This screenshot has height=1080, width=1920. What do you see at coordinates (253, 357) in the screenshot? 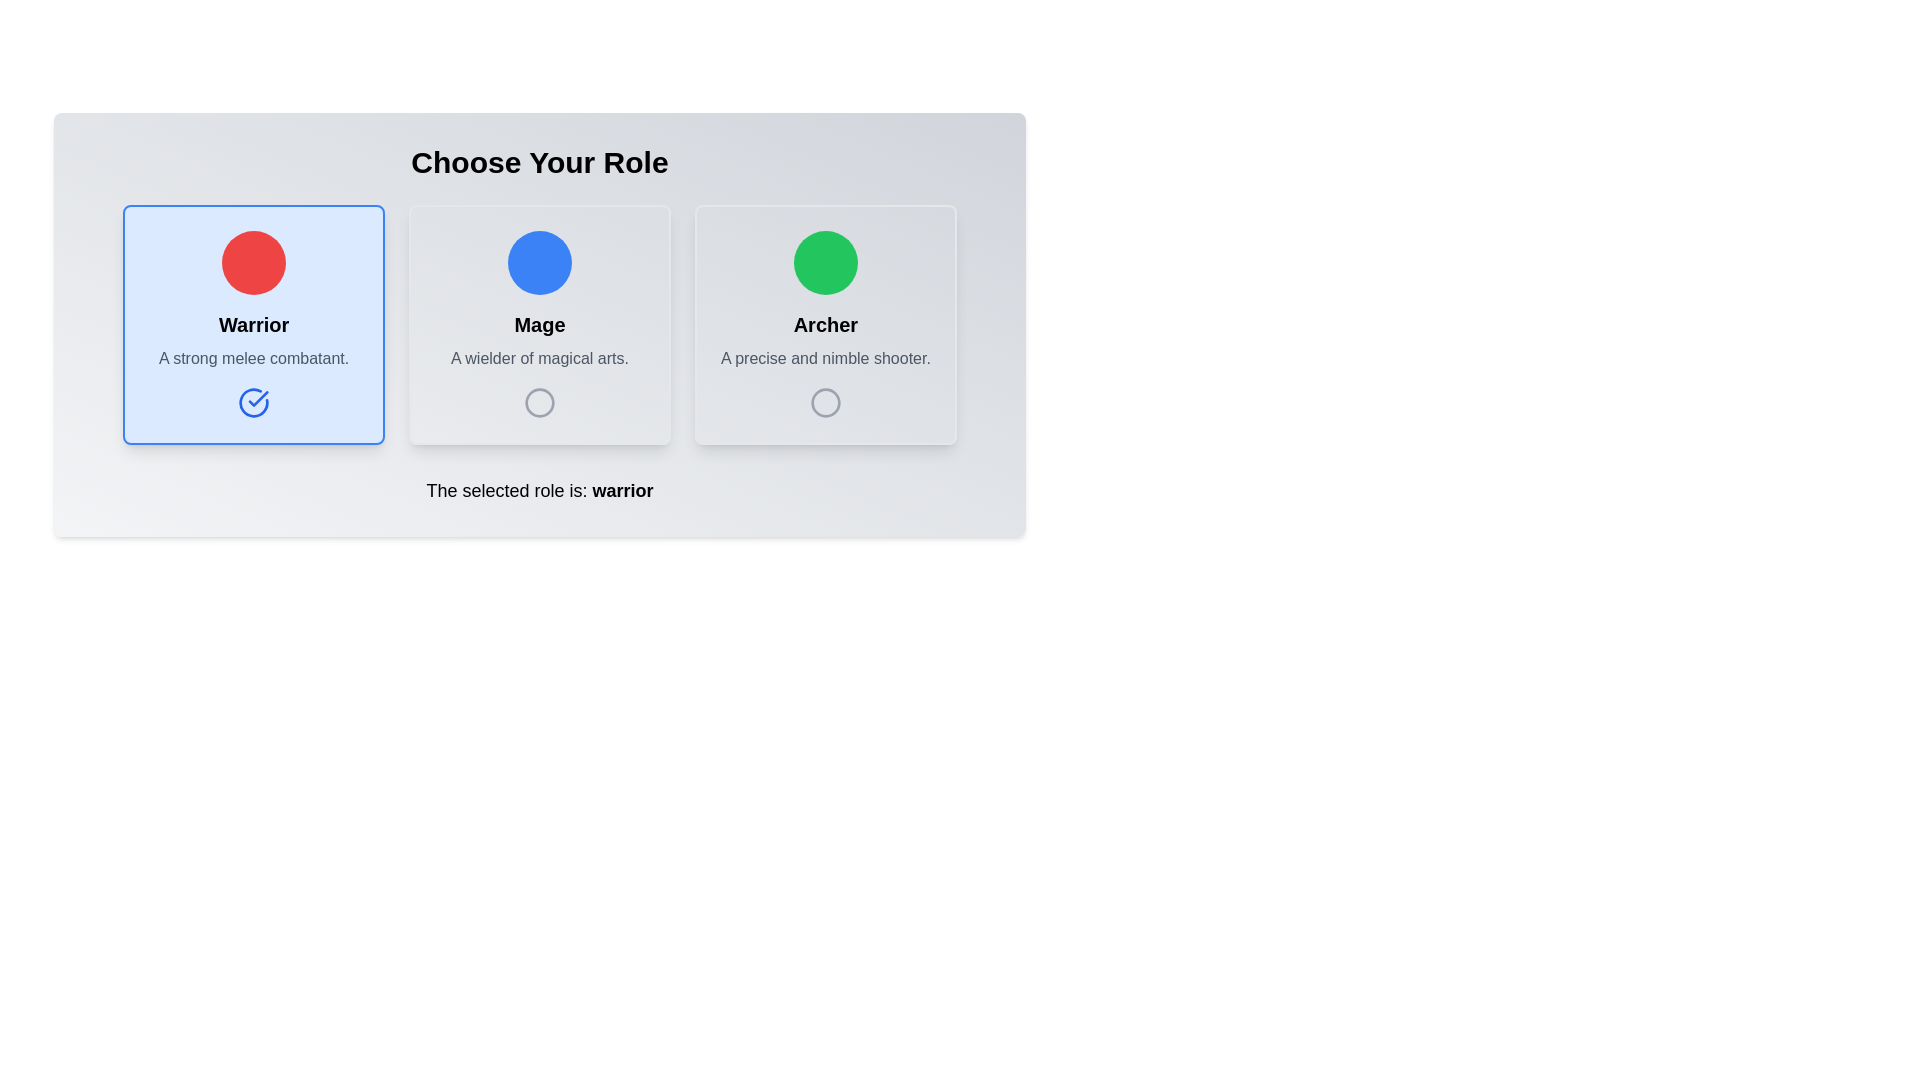
I see `the descriptive text label for the 'Warrior' role, located below the title and above the selection icon within the Warrior card` at bounding box center [253, 357].